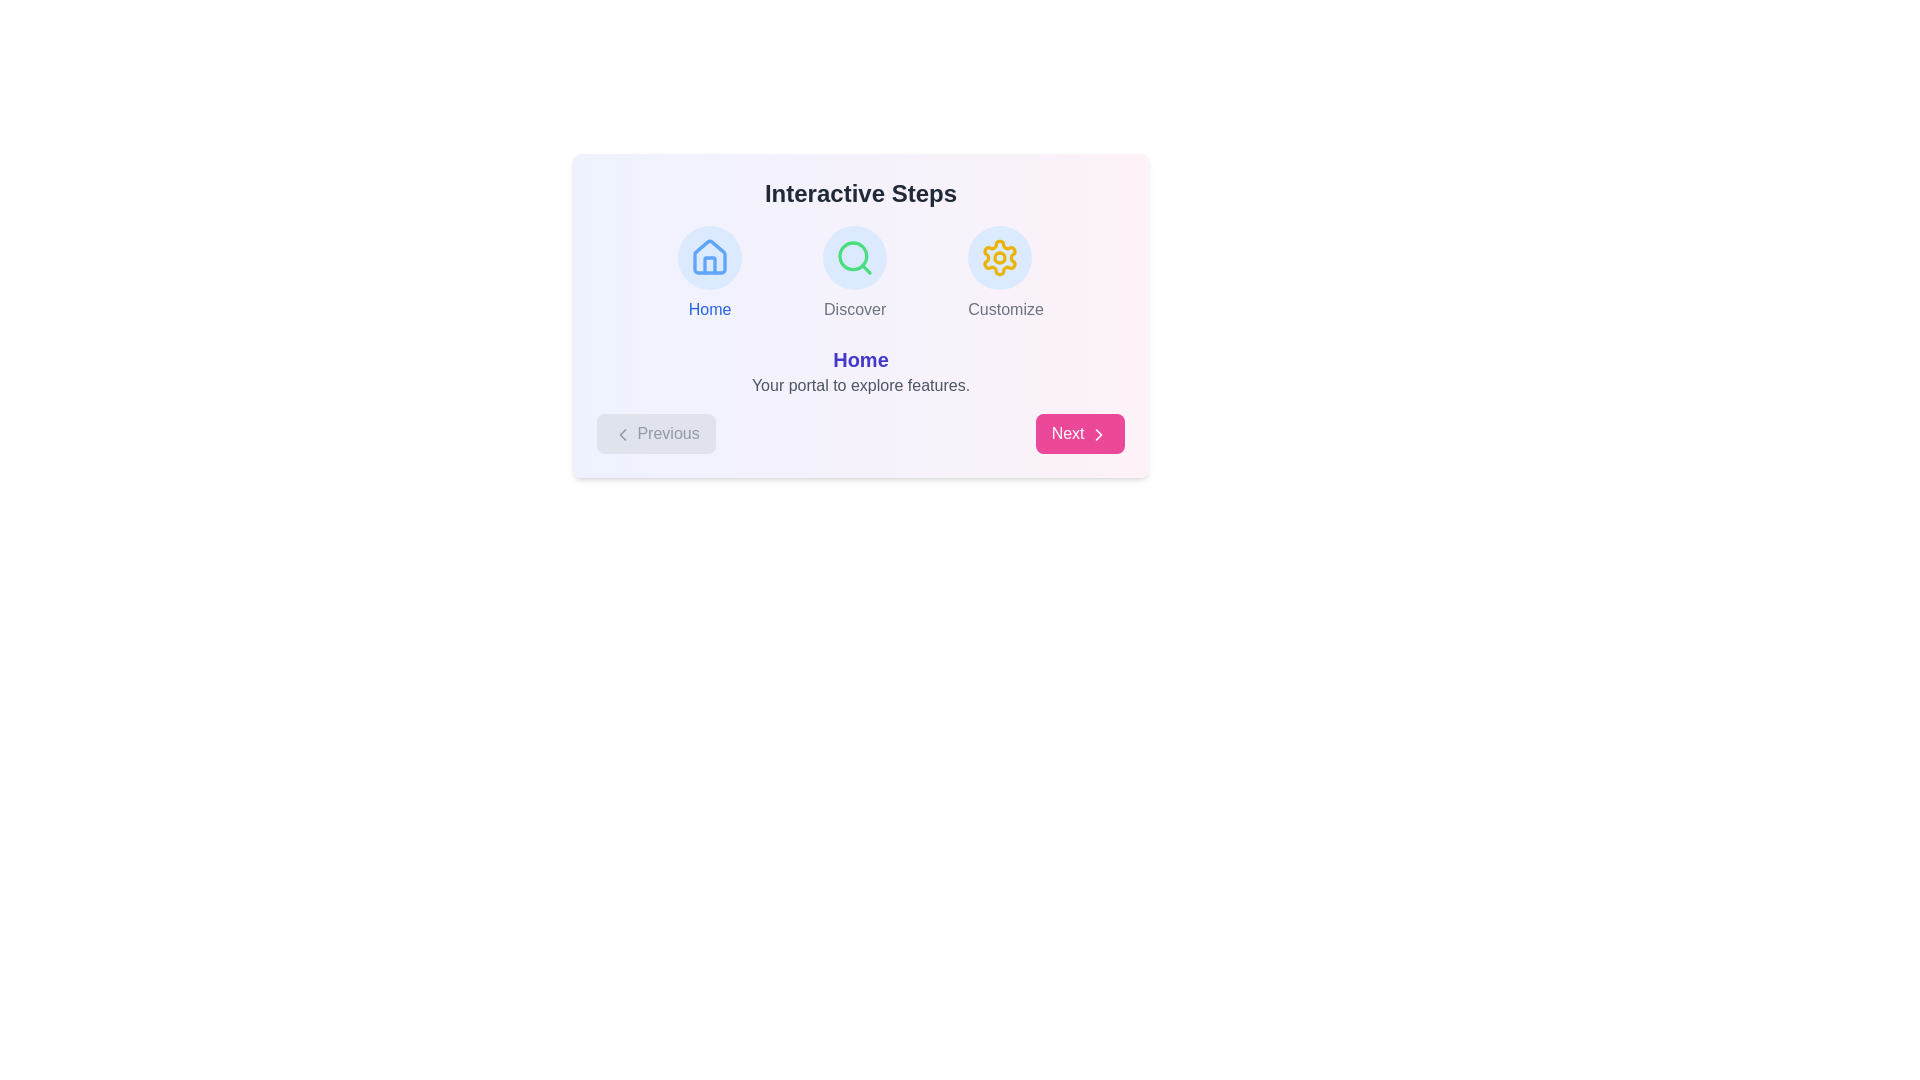 The width and height of the screenshot is (1920, 1080). What do you see at coordinates (853, 255) in the screenshot?
I see `the decorative circle-shaped graphical design element within the 'Discover' magnifying glass icon` at bounding box center [853, 255].